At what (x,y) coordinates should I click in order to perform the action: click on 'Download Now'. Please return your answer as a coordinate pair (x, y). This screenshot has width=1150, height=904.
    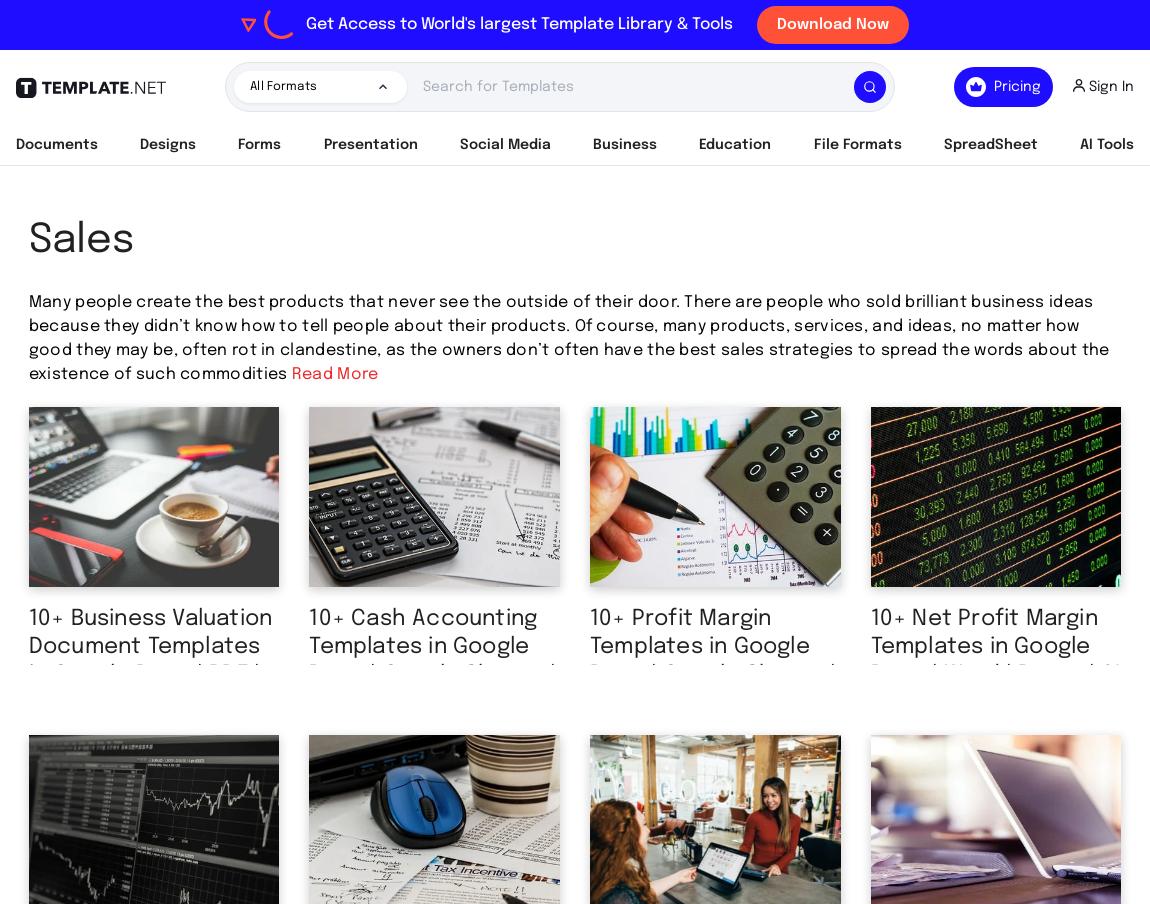
    Looking at the image, I should click on (831, 24).